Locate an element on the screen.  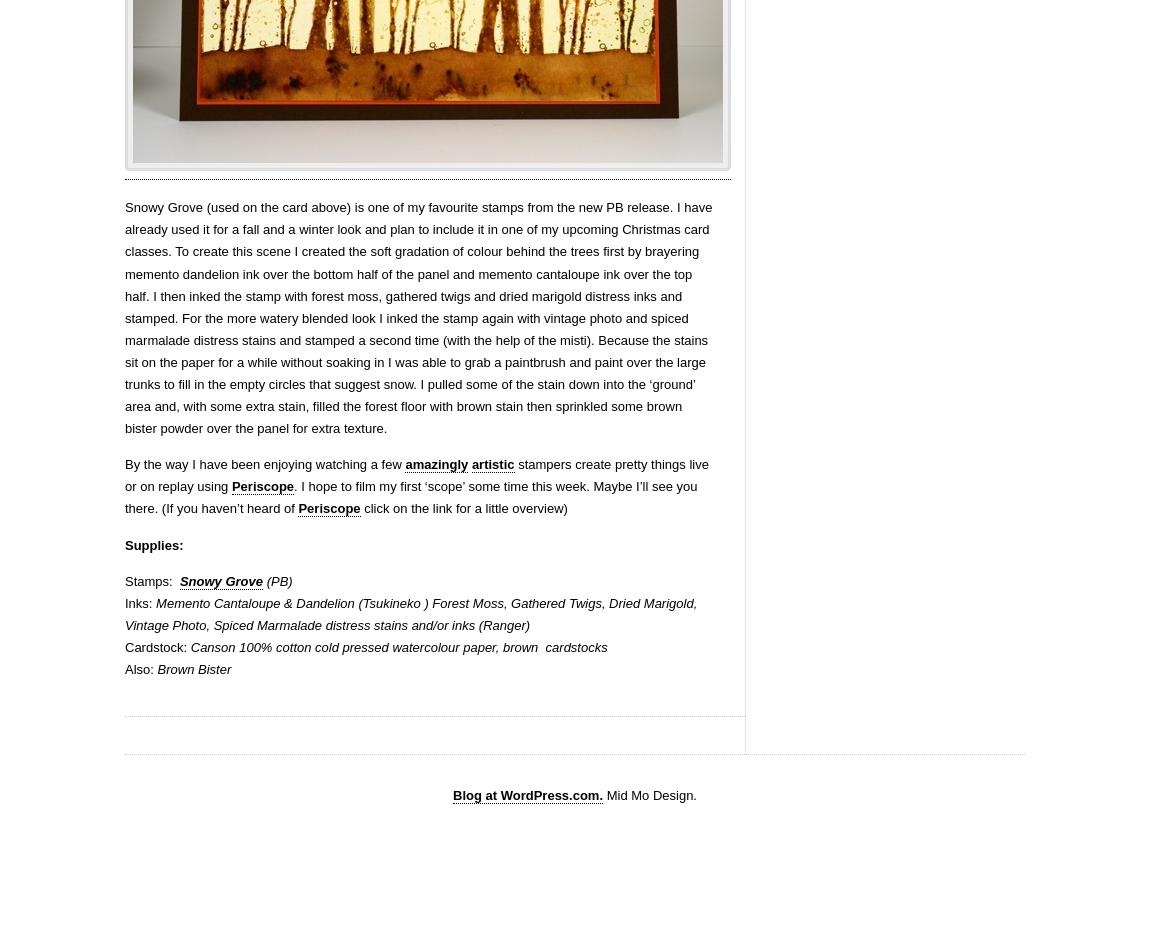
'Stamps:' is located at coordinates (124, 580).